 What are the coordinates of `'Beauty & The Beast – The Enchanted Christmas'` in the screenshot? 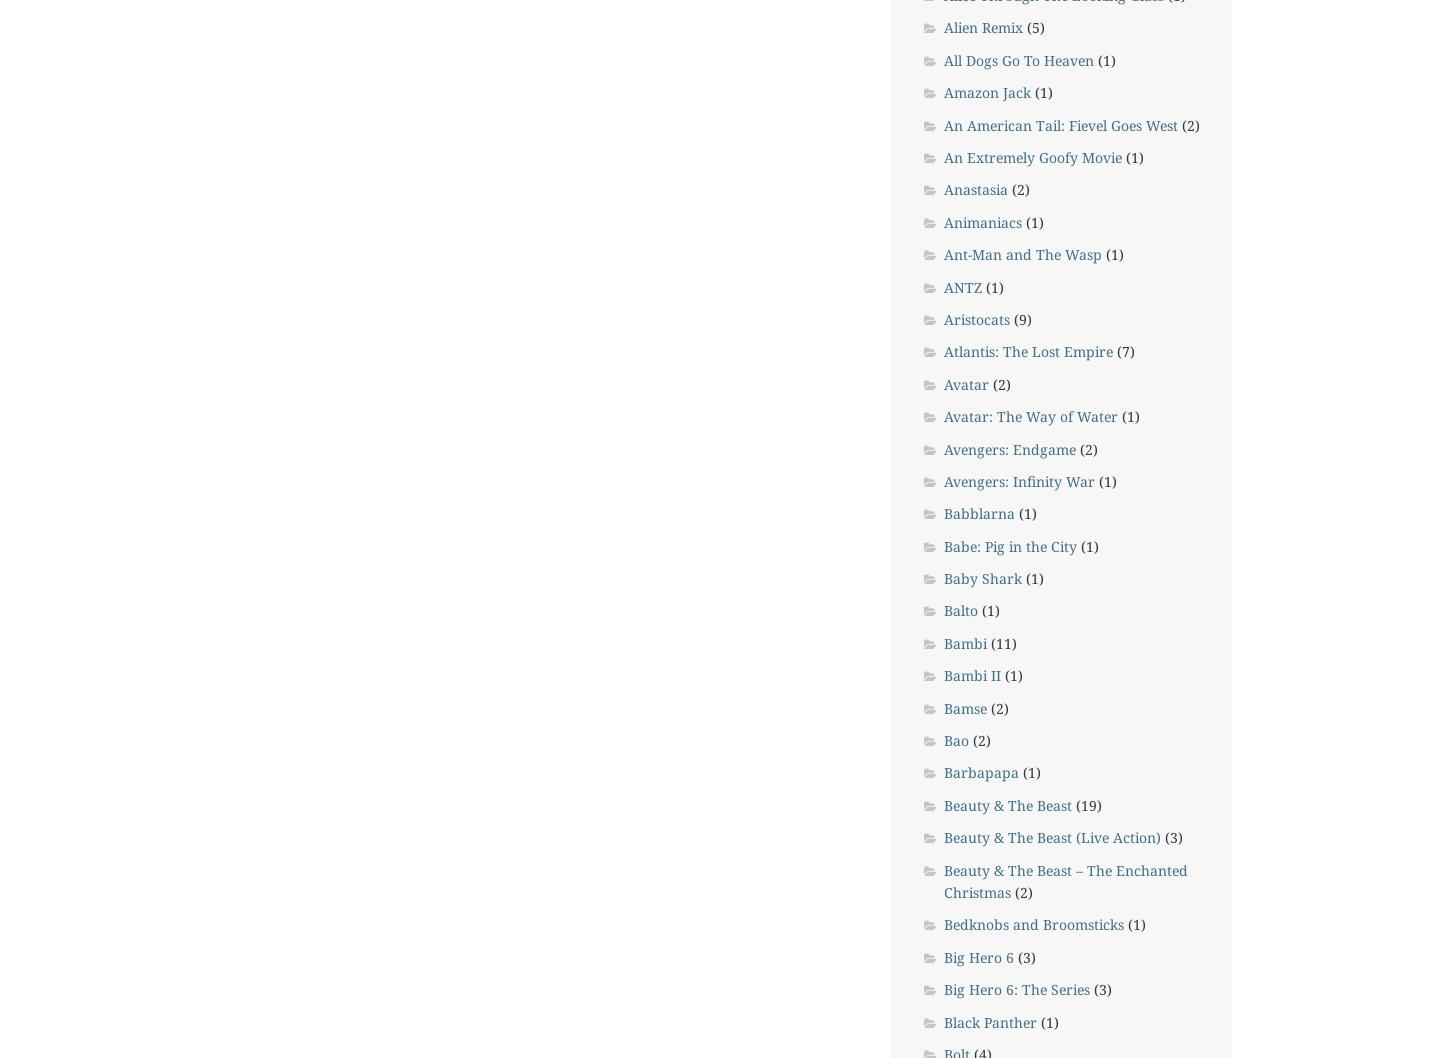 It's located at (1065, 879).